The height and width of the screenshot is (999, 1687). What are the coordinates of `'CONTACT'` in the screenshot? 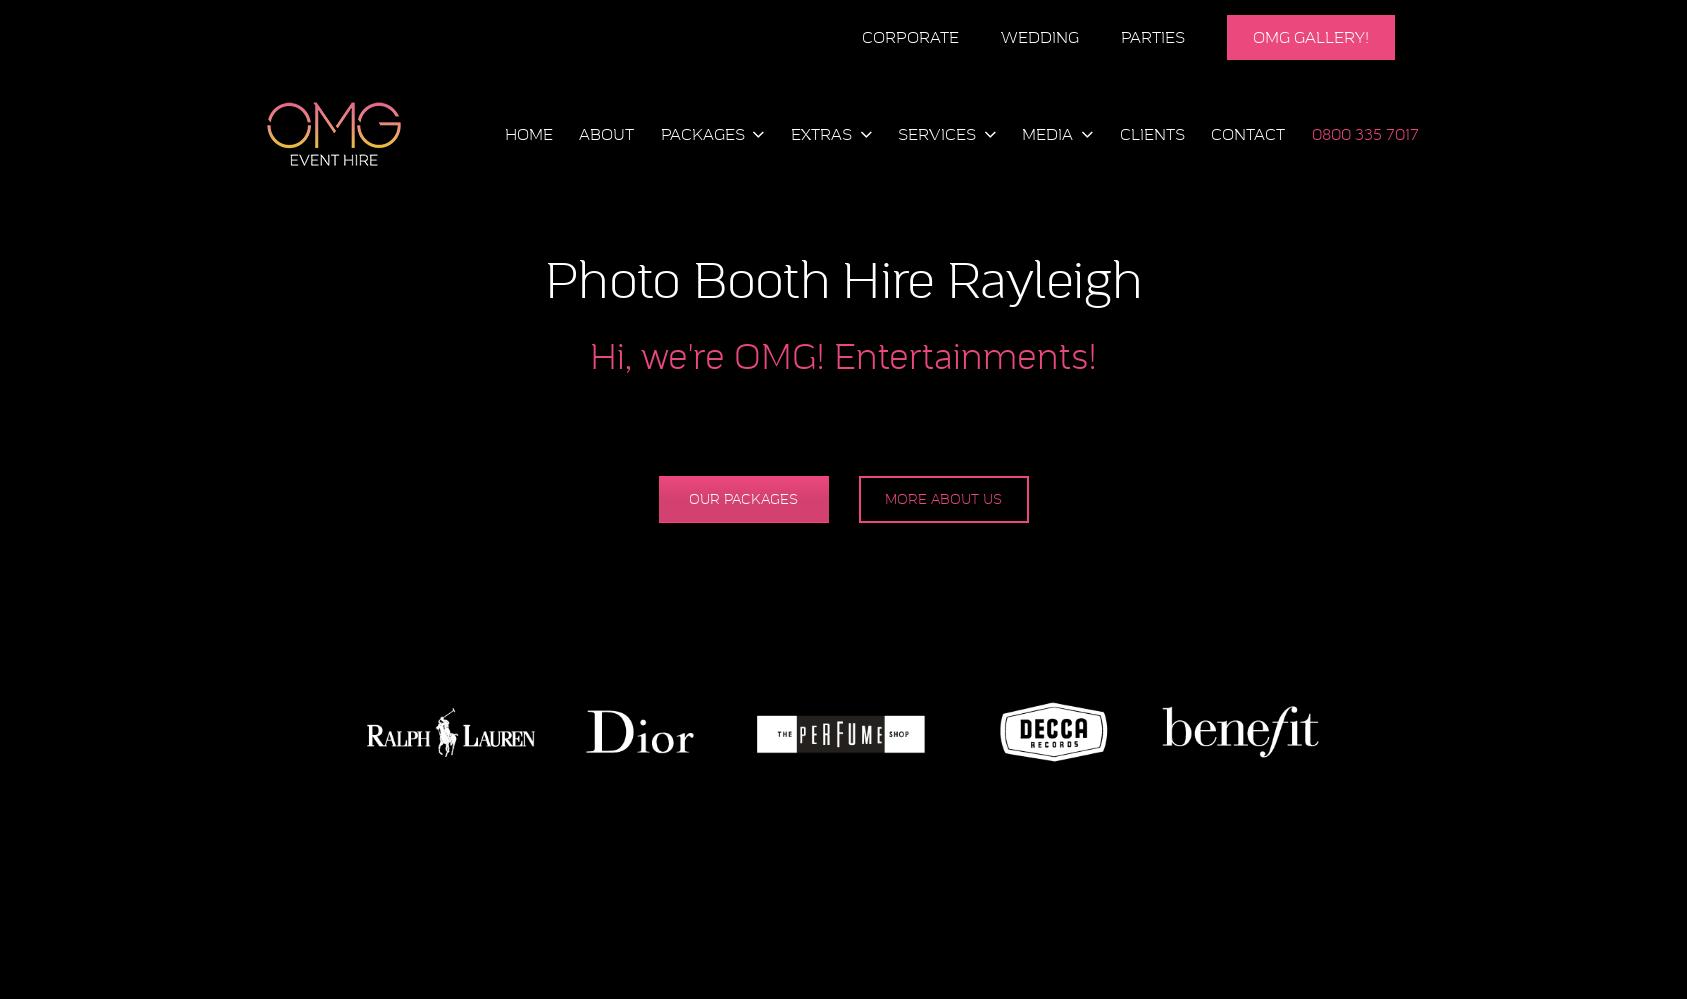 It's located at (1247, 133).